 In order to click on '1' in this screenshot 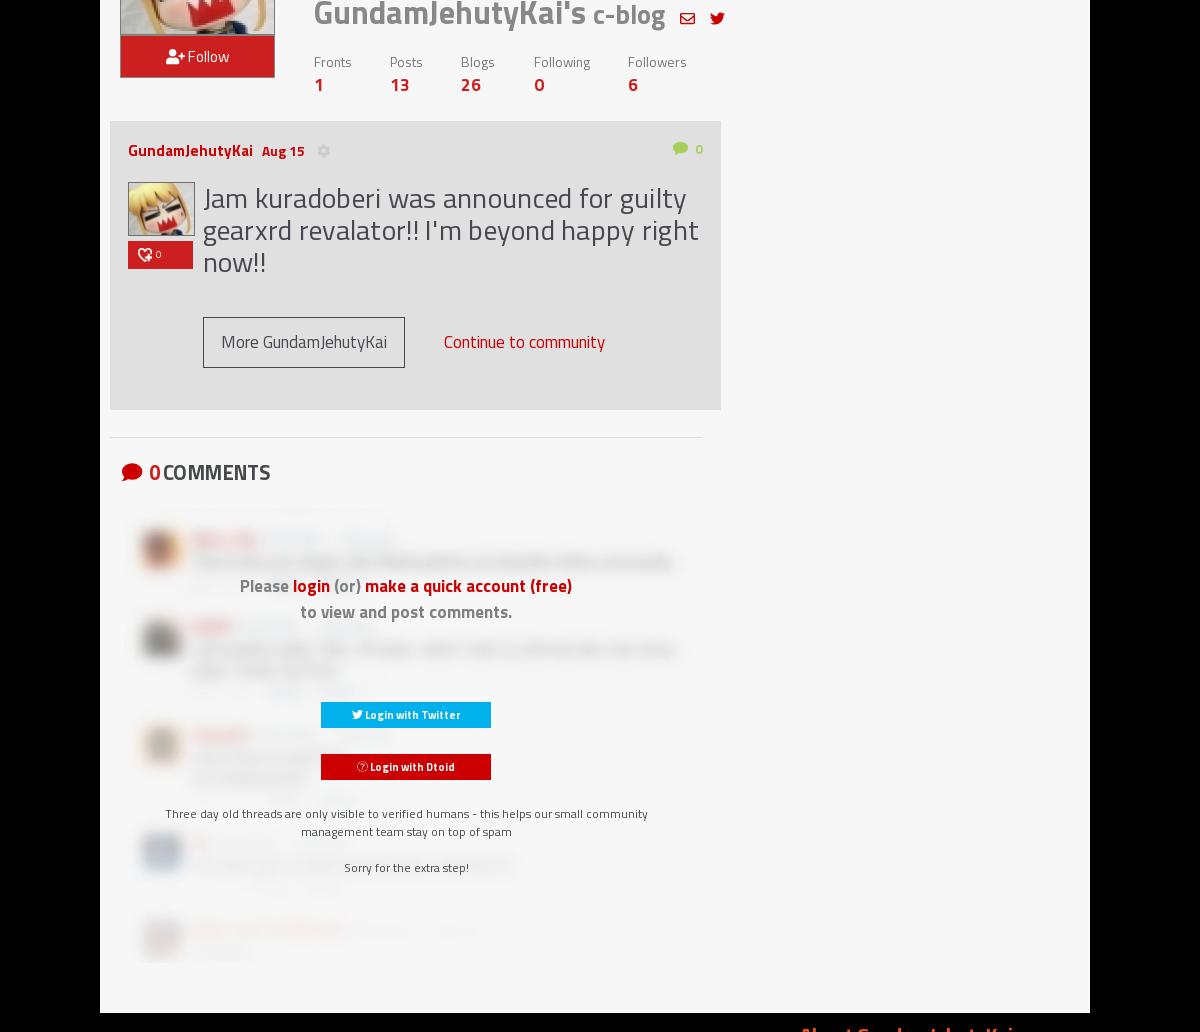, I will do `click(318, 84)`.